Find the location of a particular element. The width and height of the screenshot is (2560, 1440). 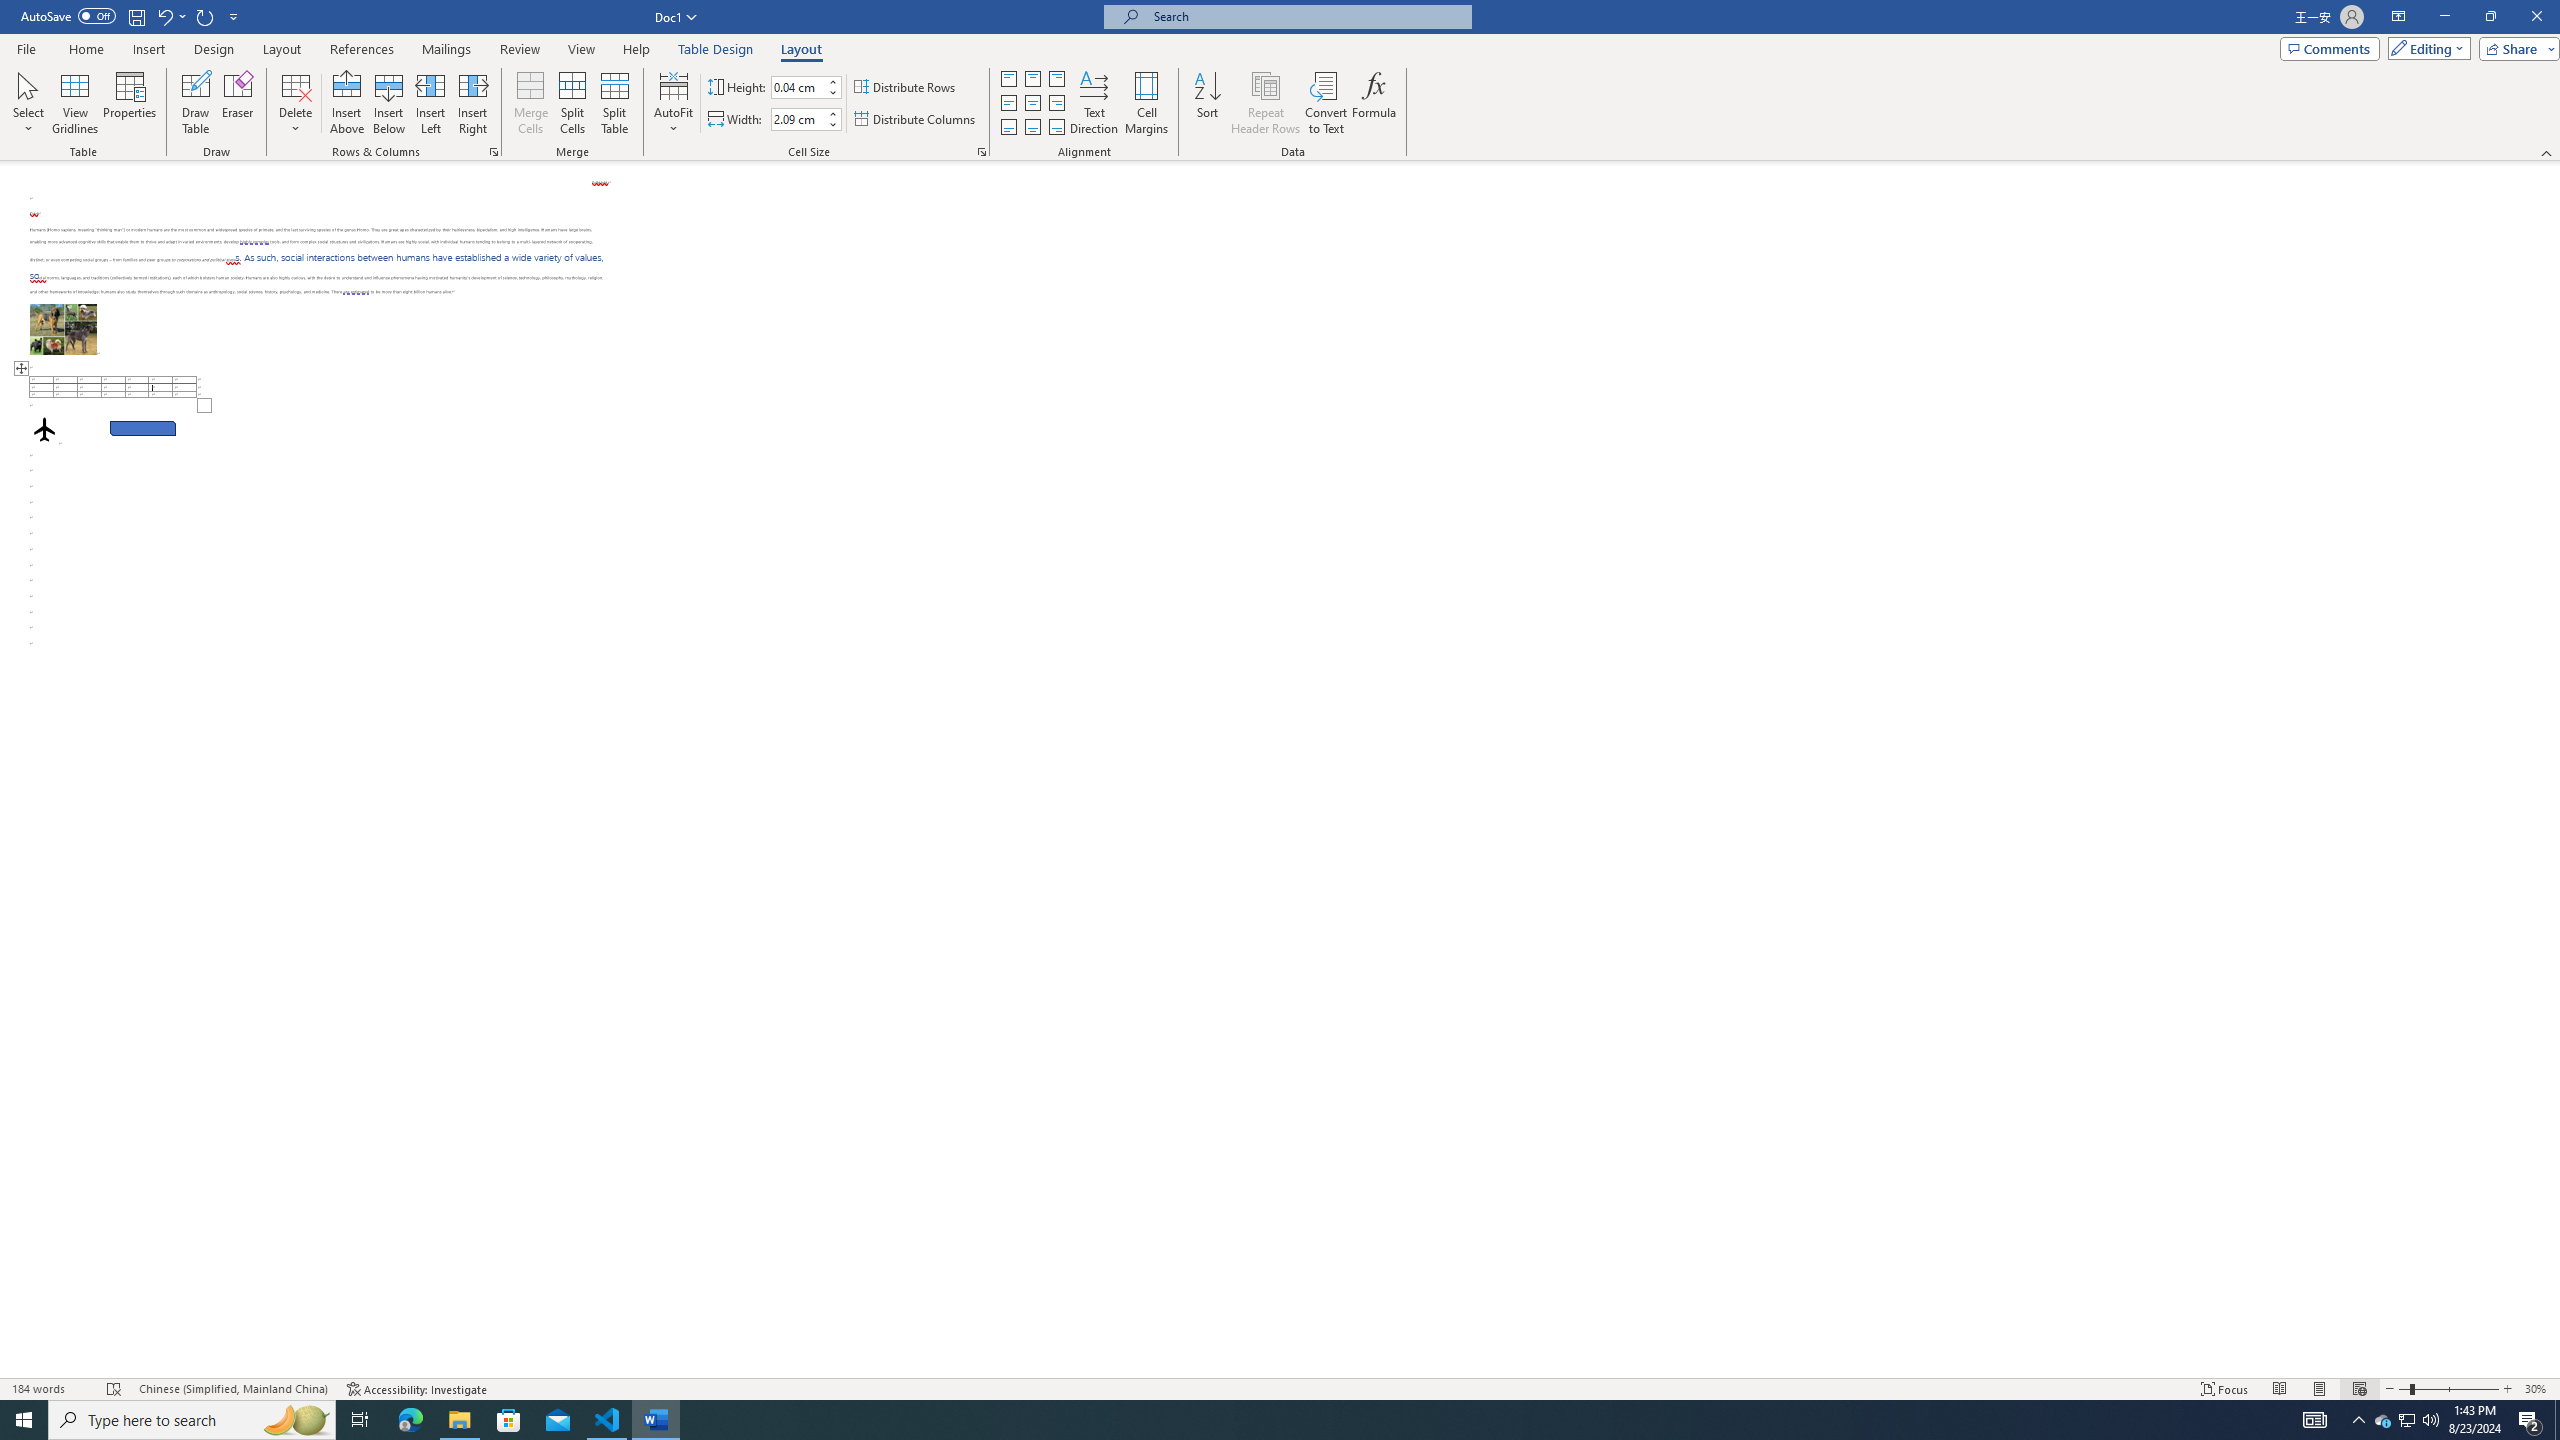

'Zoom' is located at coordinates (2447, 1389).